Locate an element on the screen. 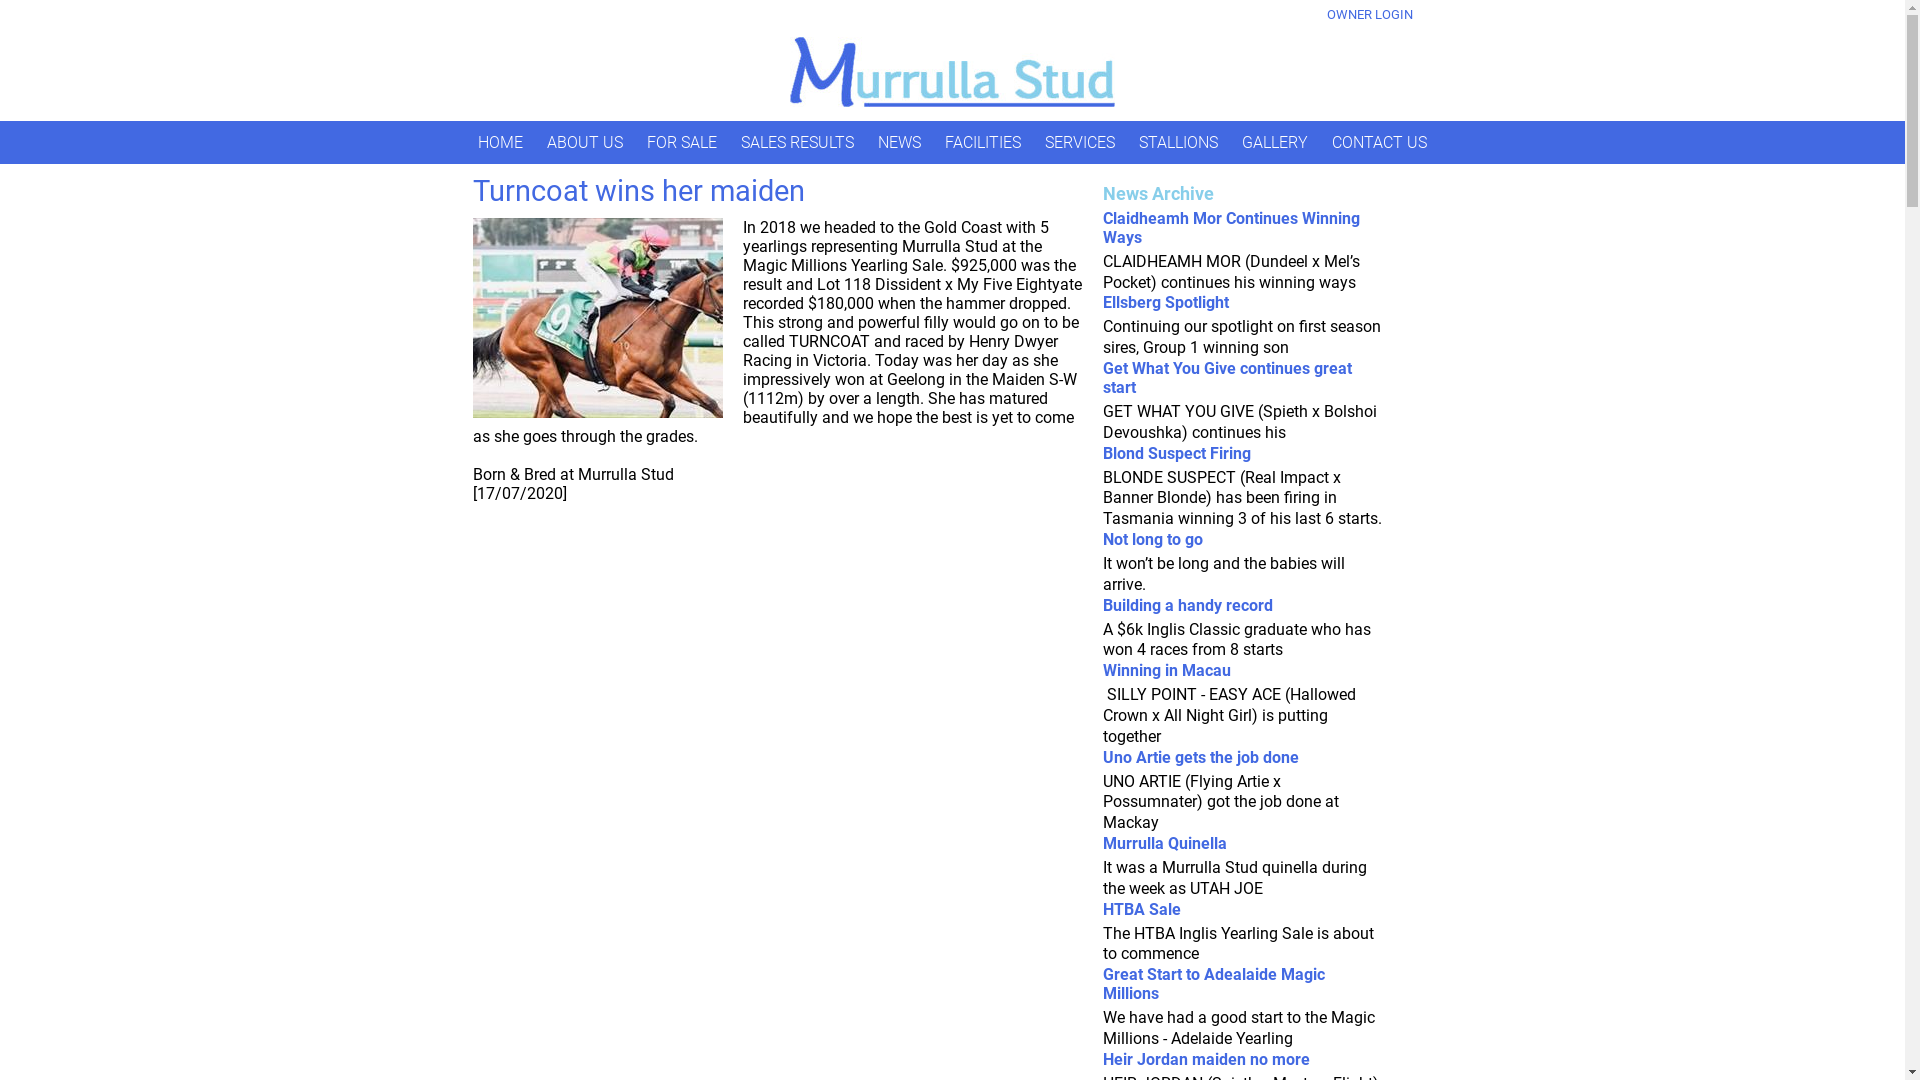 The height and width of the screenshot is (1080, 1920). 'Building a handy record' is located at coordinates (1186, 604).